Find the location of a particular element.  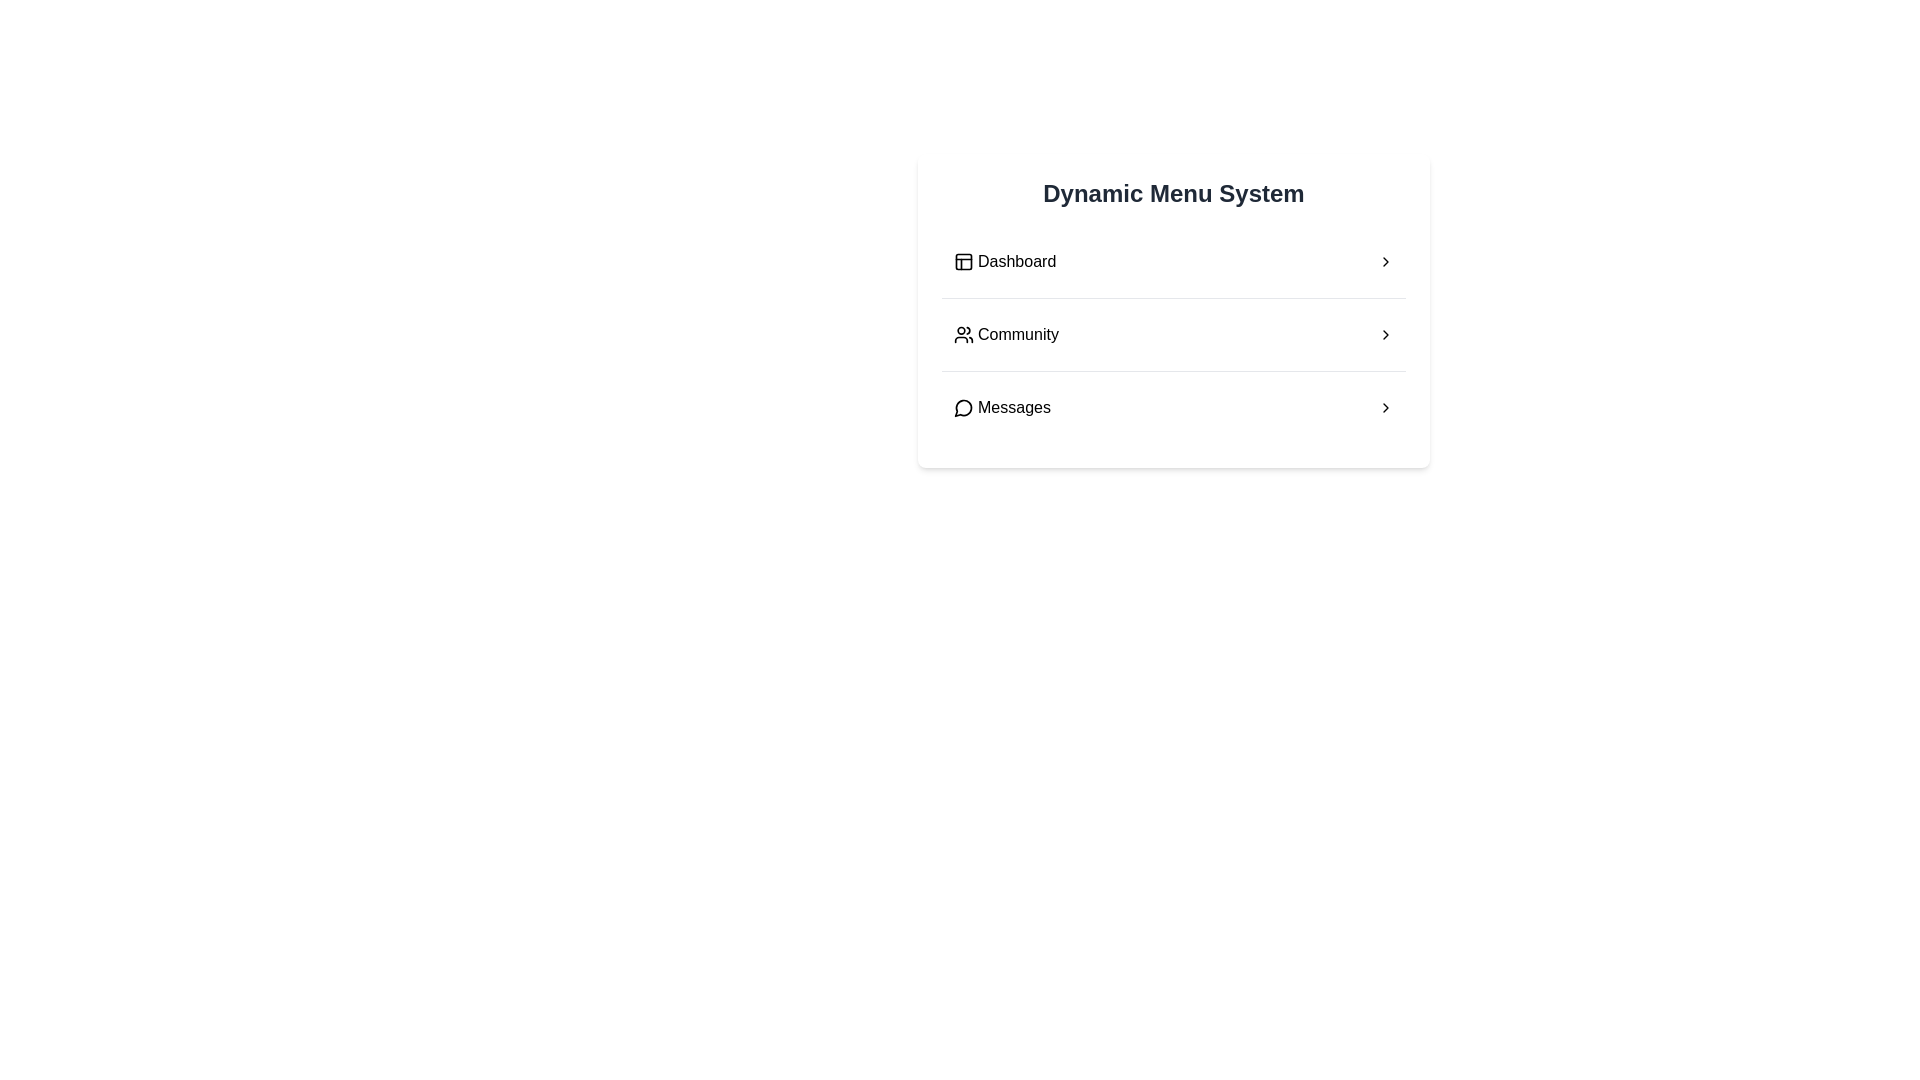

the first menu item labeled 'Dashboard' in the vertical menu panel is located at coordinates (1174, 261).